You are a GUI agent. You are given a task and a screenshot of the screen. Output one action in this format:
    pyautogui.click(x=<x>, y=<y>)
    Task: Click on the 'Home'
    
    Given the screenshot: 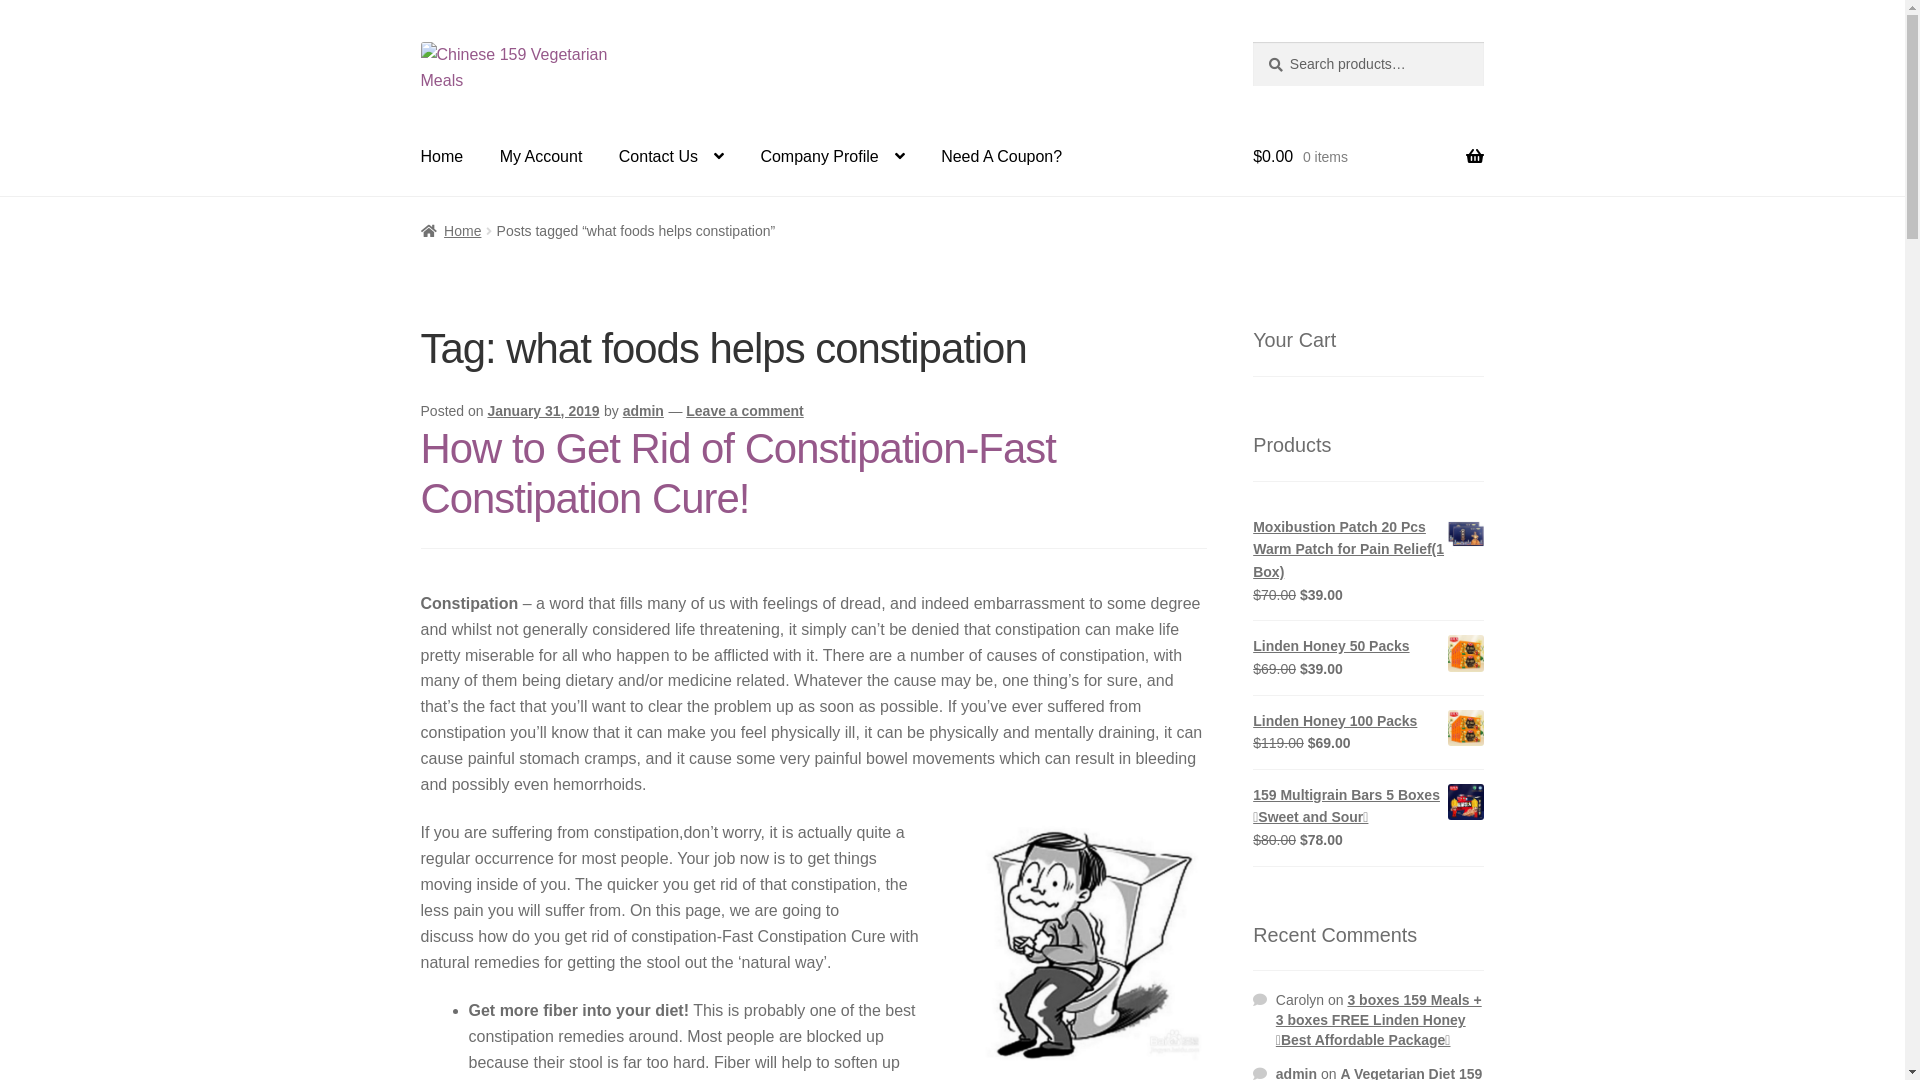 What is the action you would take?
    pyautogui.click(x=441, y=156)
    